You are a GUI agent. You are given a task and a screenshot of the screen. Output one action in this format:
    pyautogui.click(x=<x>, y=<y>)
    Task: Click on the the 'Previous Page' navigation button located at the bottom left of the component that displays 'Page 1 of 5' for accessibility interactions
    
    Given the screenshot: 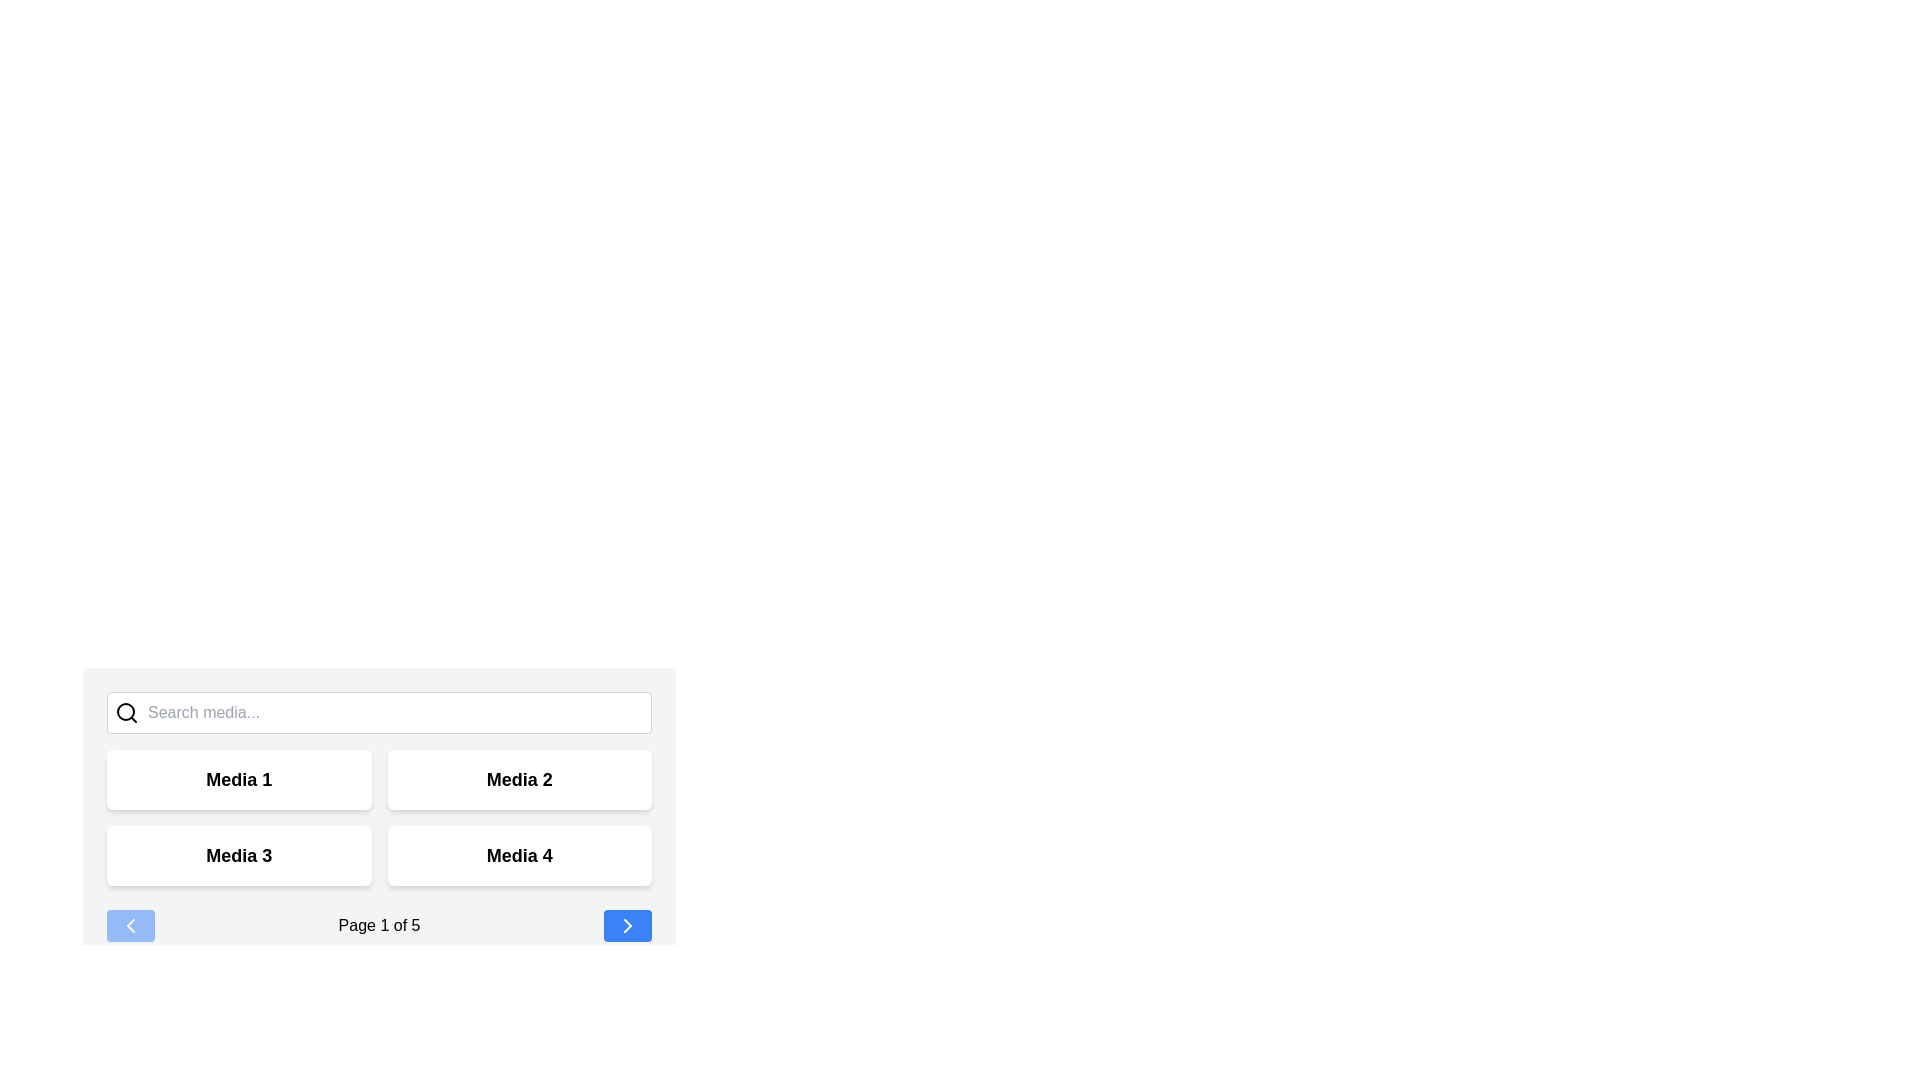 What is the action you would take?
    pyautogui.click(x=129, y=925)
    